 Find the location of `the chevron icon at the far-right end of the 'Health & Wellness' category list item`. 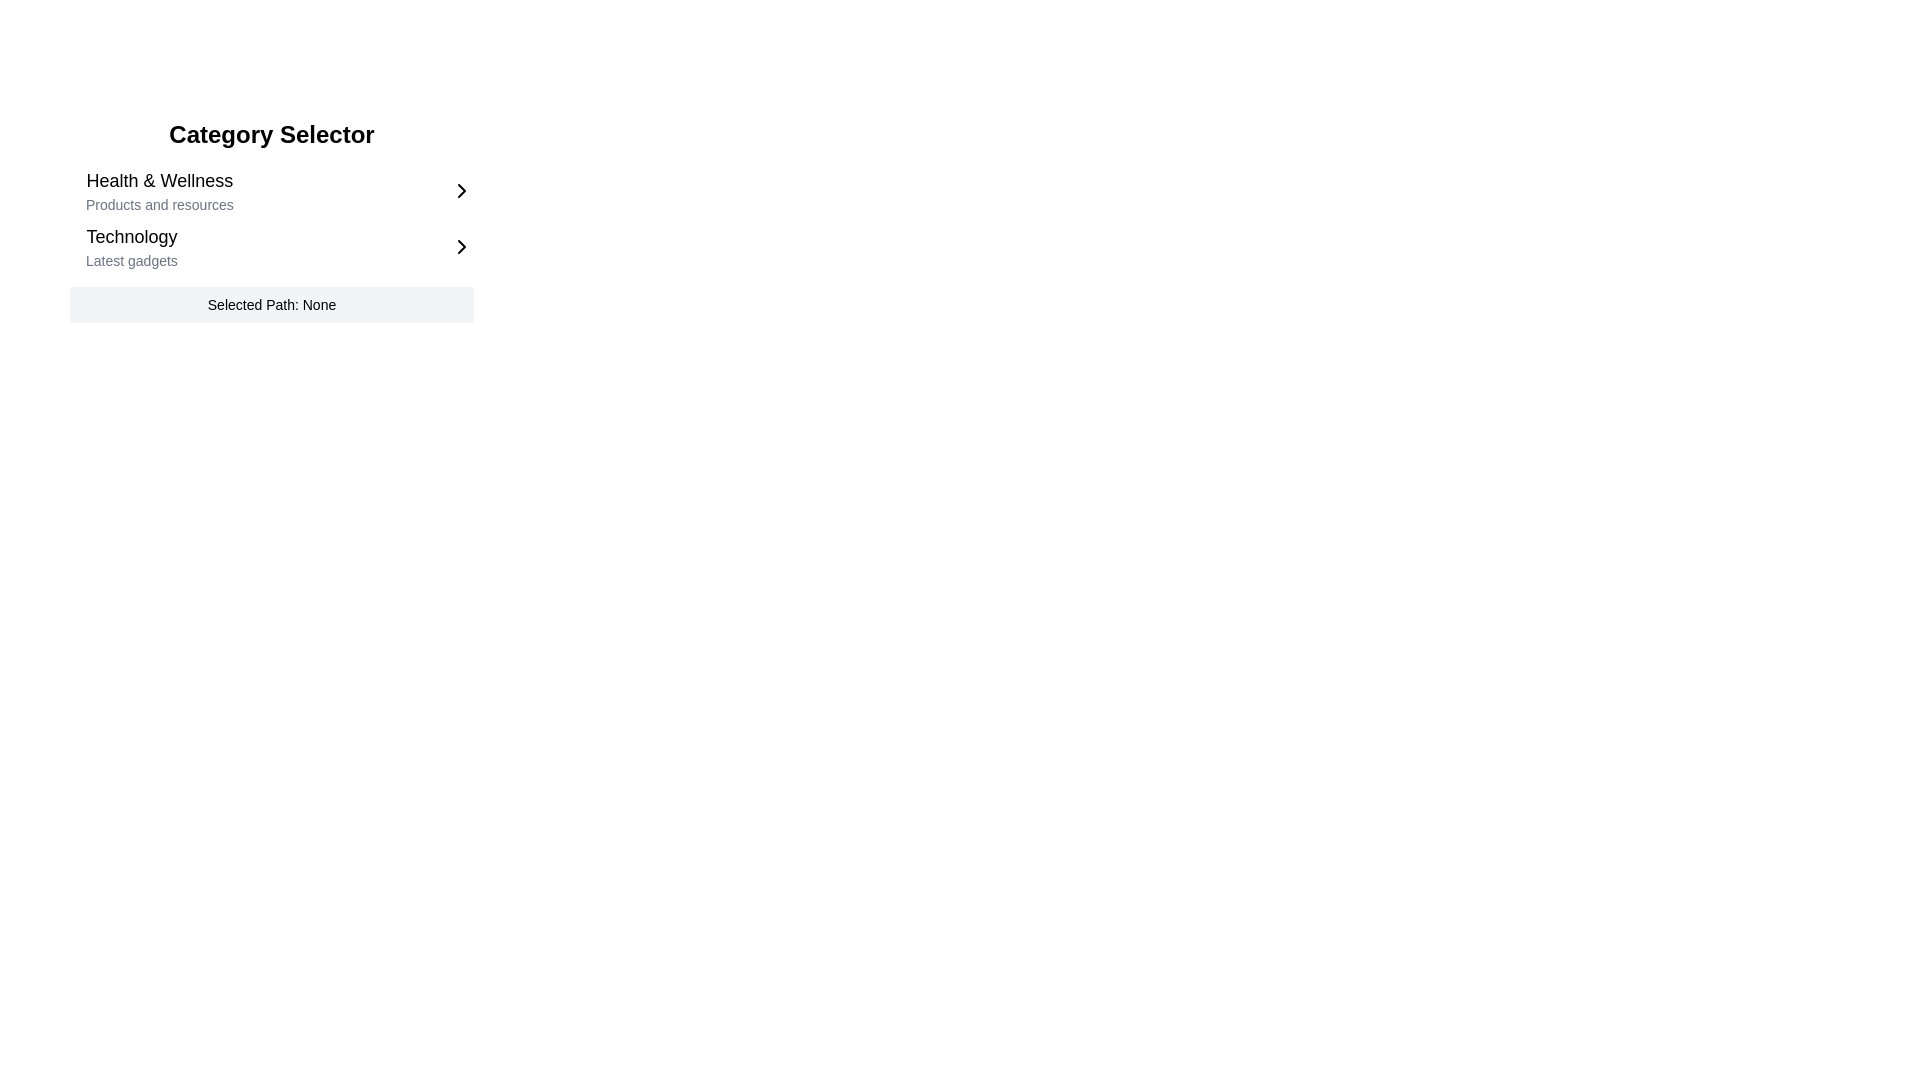

the chevron icon at the far-right end of the 'Health & Wellness' category list item is located at coordinates (460, 191).